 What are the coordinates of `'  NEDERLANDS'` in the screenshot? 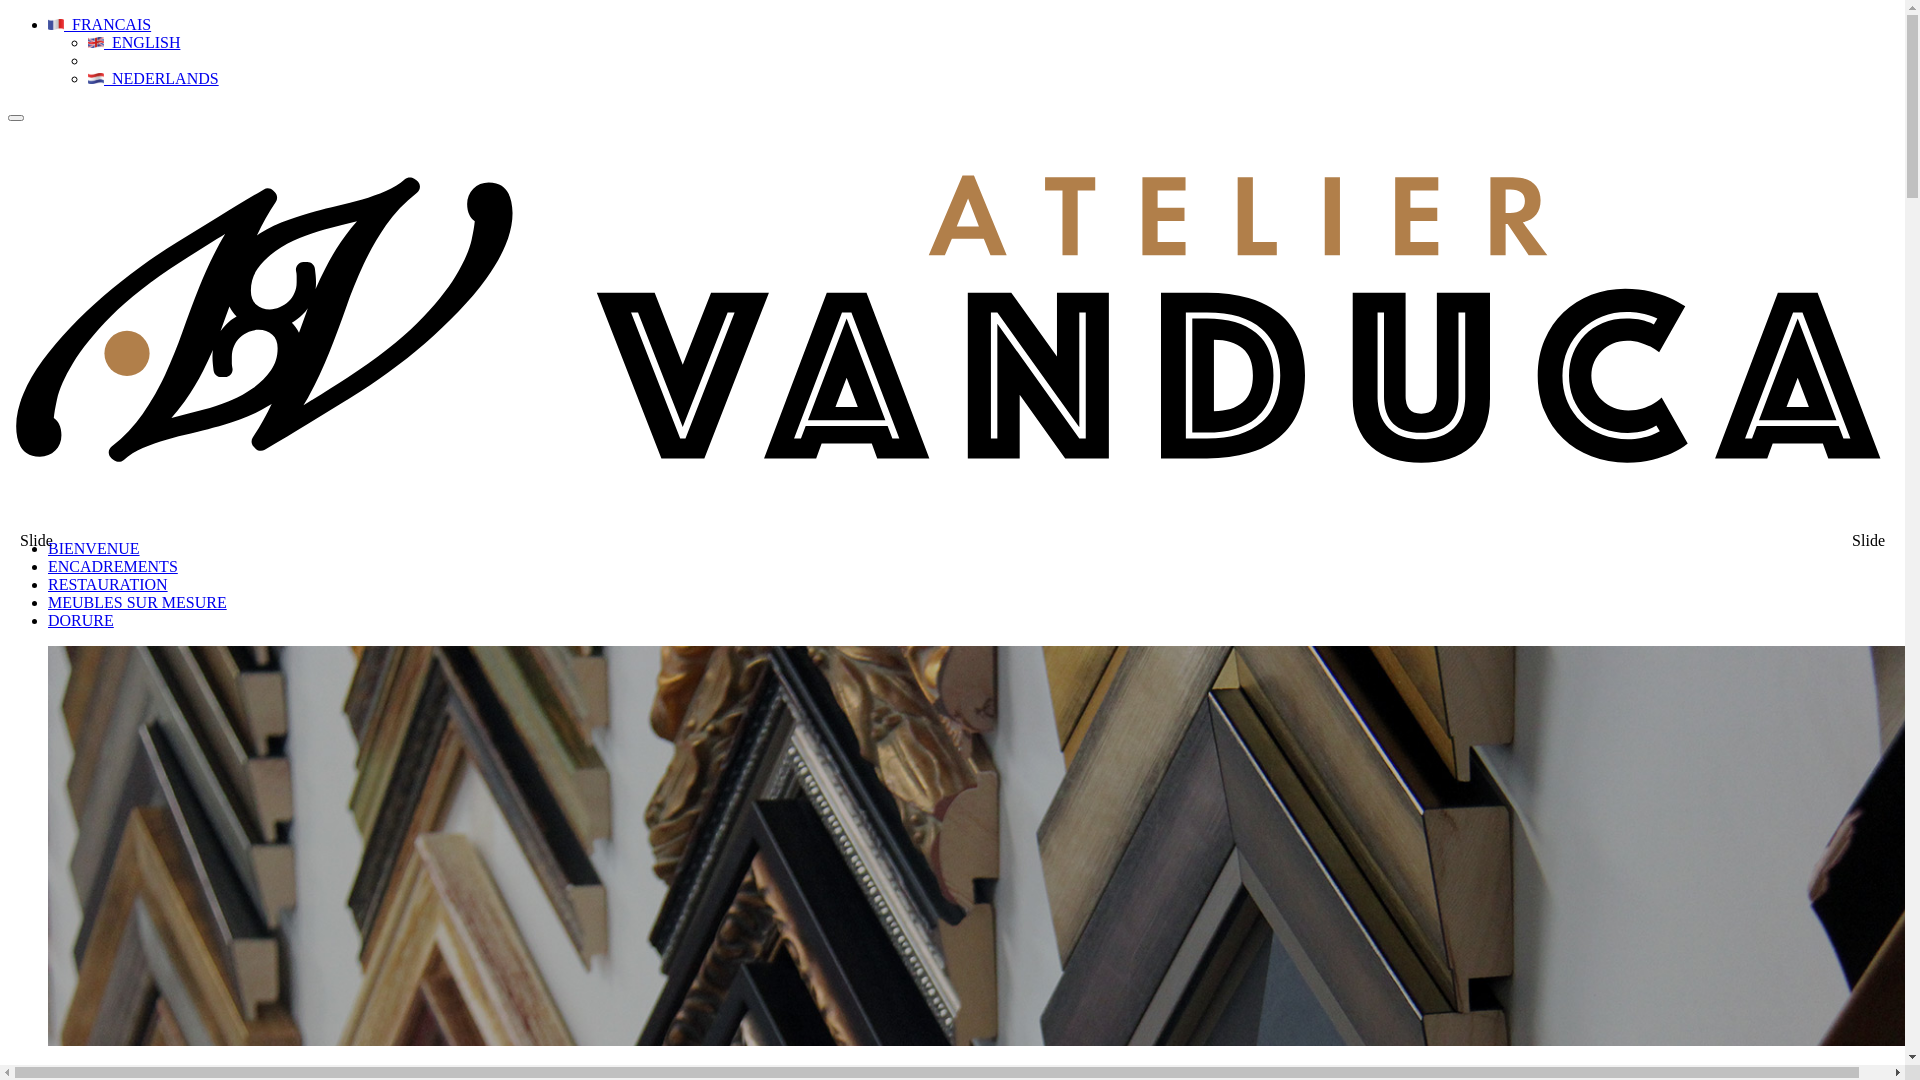 It's located at (152, 77).